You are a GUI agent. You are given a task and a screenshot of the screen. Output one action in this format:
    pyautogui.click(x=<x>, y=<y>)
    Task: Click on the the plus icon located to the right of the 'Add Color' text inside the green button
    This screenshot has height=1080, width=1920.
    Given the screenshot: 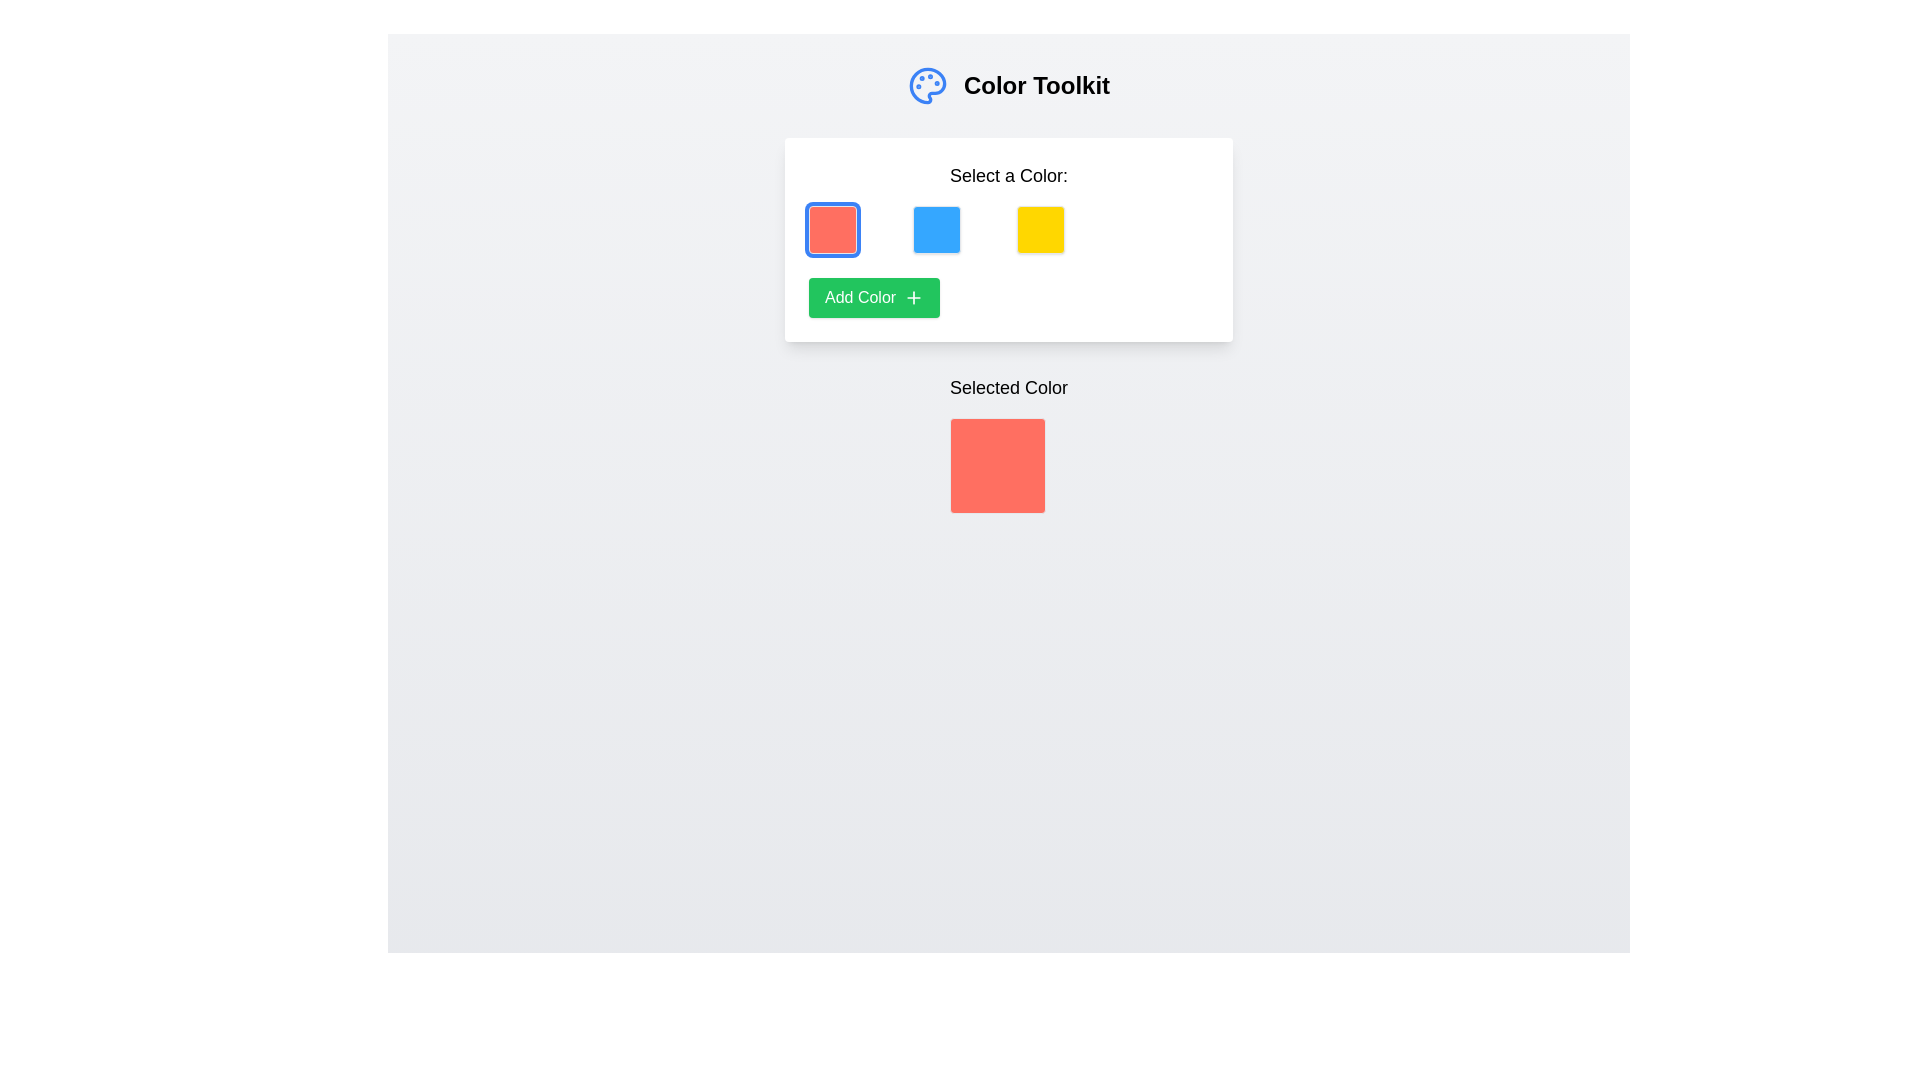 What is the action you would take?
    pyautogui.click(x=913, y=297)
    